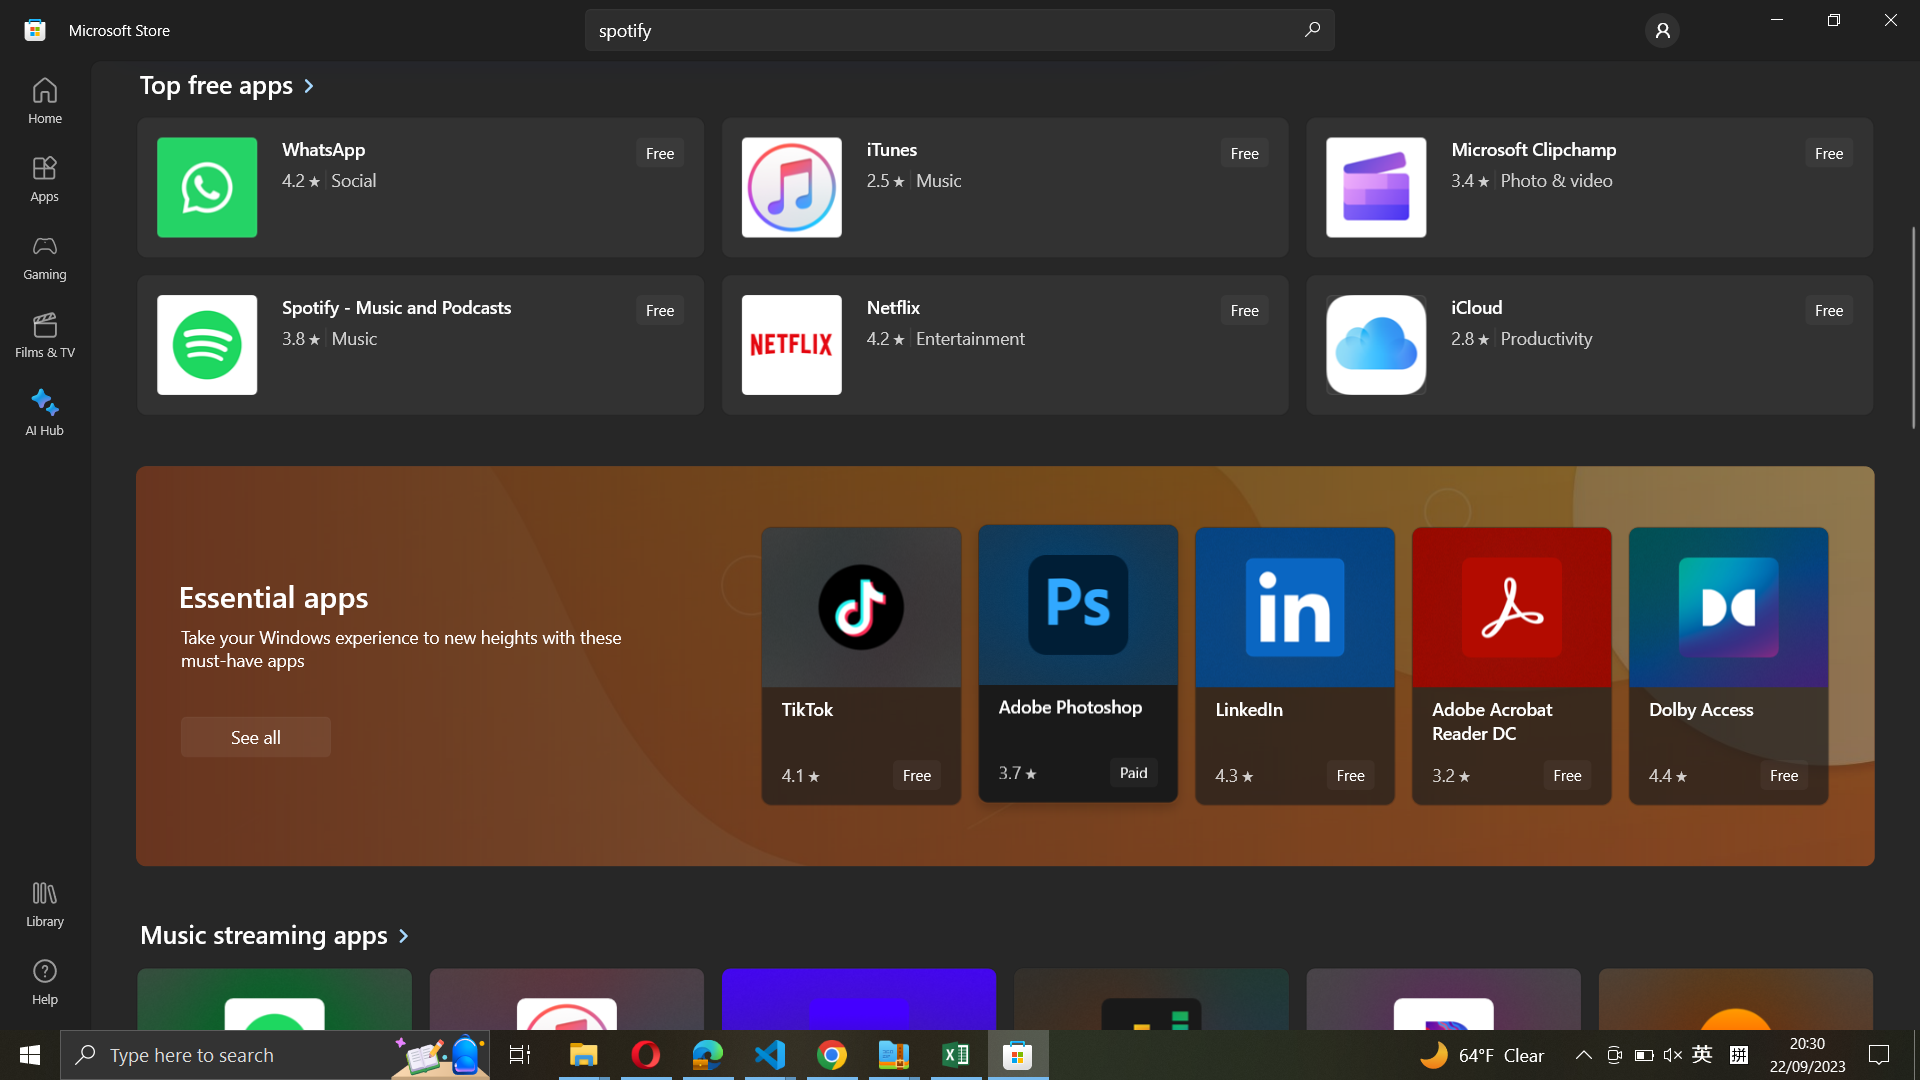  I want to click on View user account details, so click(1662, 29).